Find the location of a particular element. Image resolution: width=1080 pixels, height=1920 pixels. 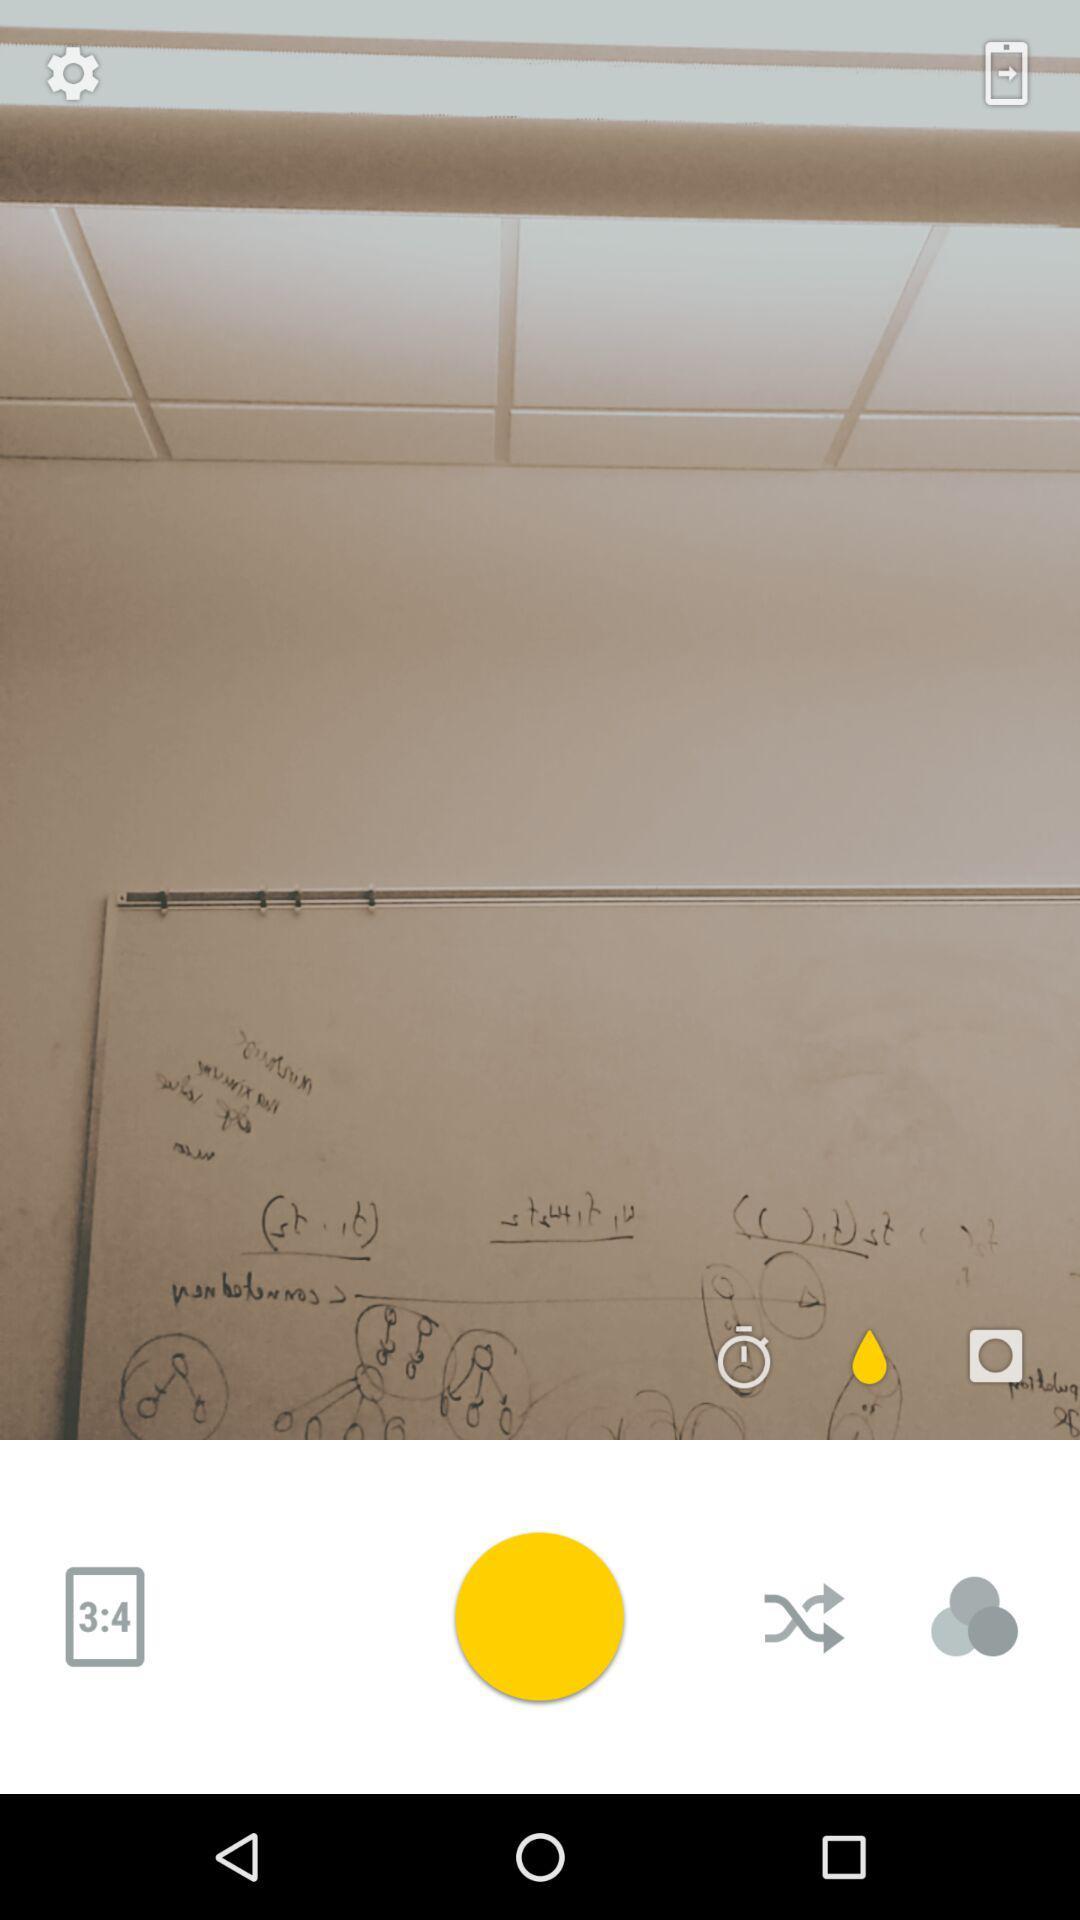

change screen resolution is located at coordinates (104, 1617).